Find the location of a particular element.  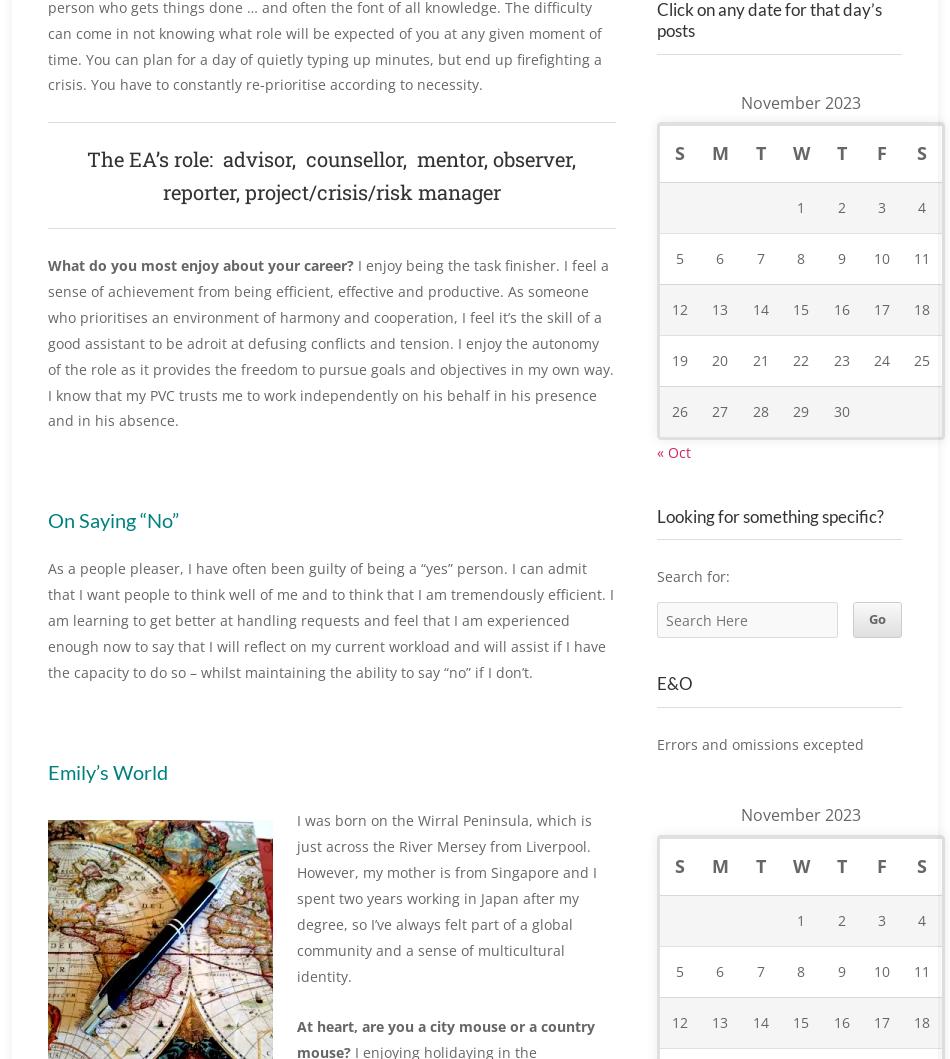

'E&O' is located at coordinates (674, 705).